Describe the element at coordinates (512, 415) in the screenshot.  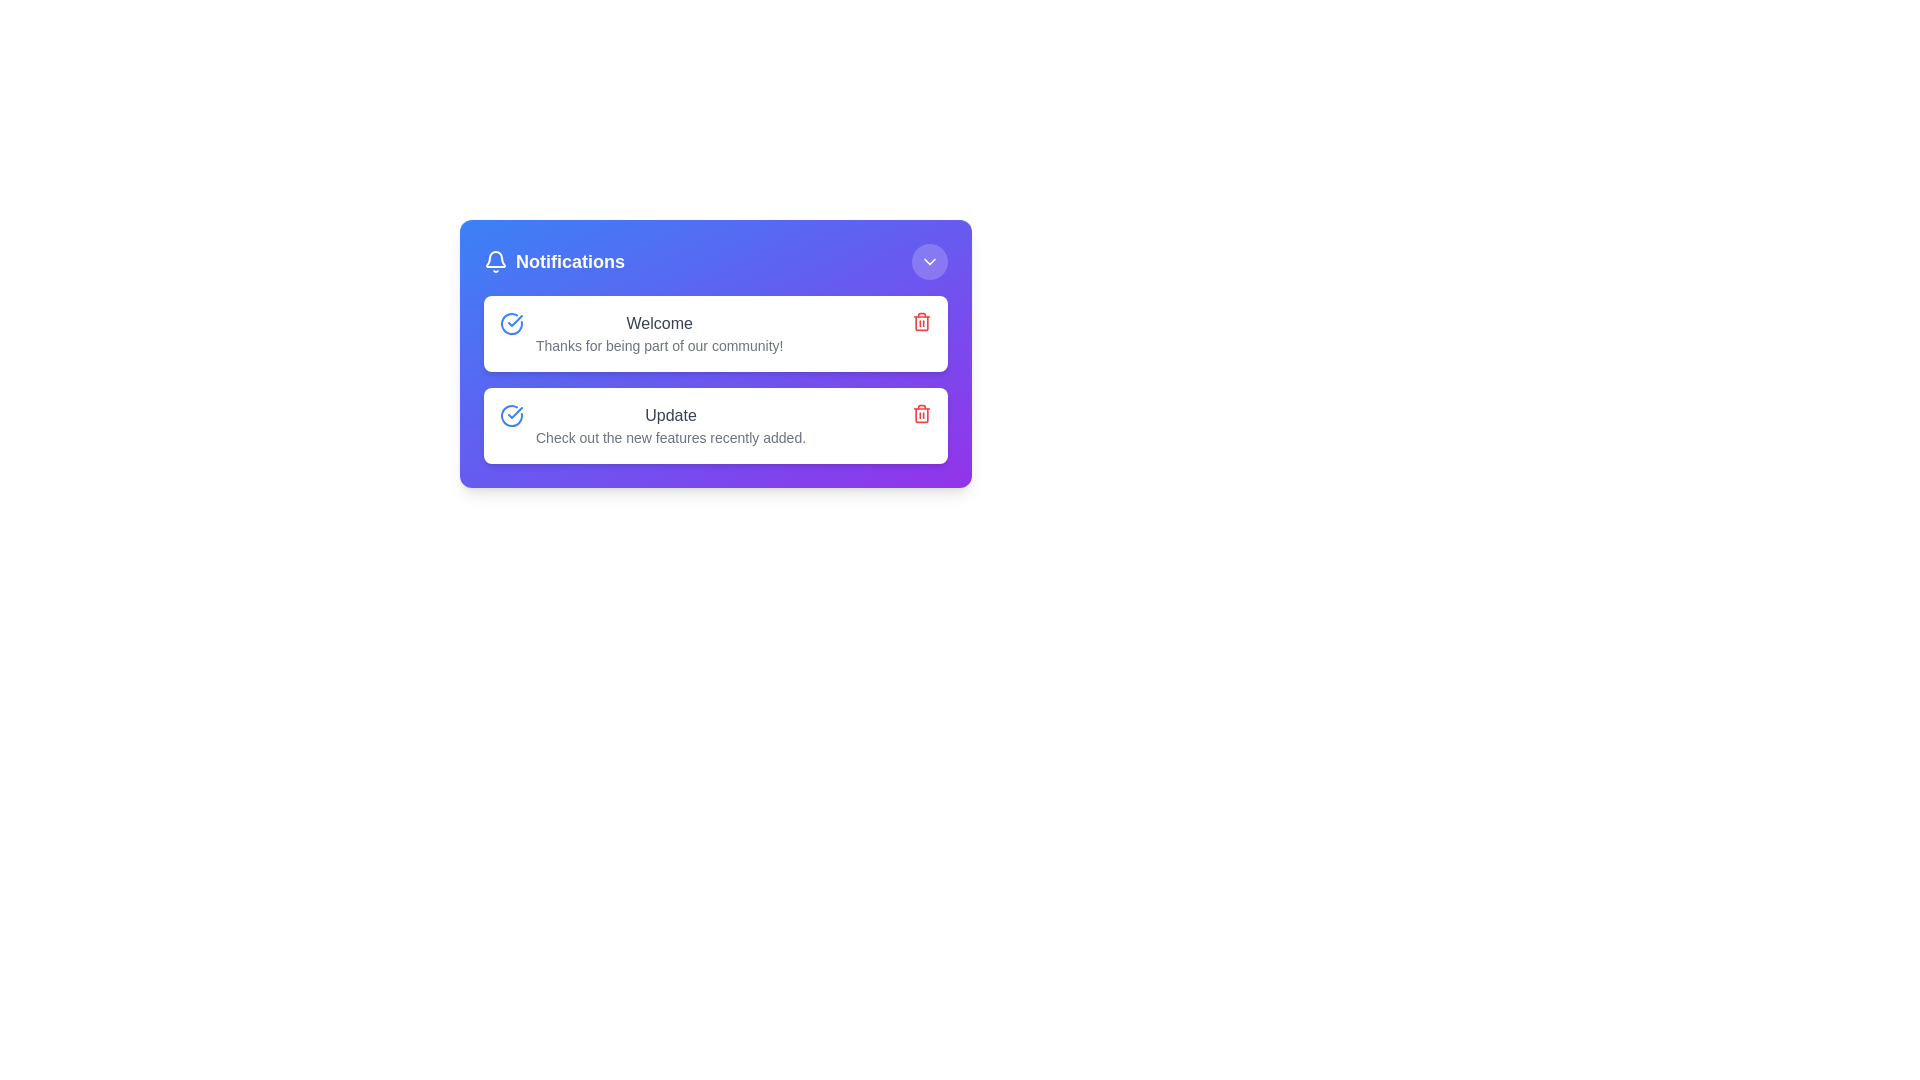
I see `SVG properties of the decorative icon representing a checked status located in the first notification box, to the left of the text 'Welcome'` at that location.